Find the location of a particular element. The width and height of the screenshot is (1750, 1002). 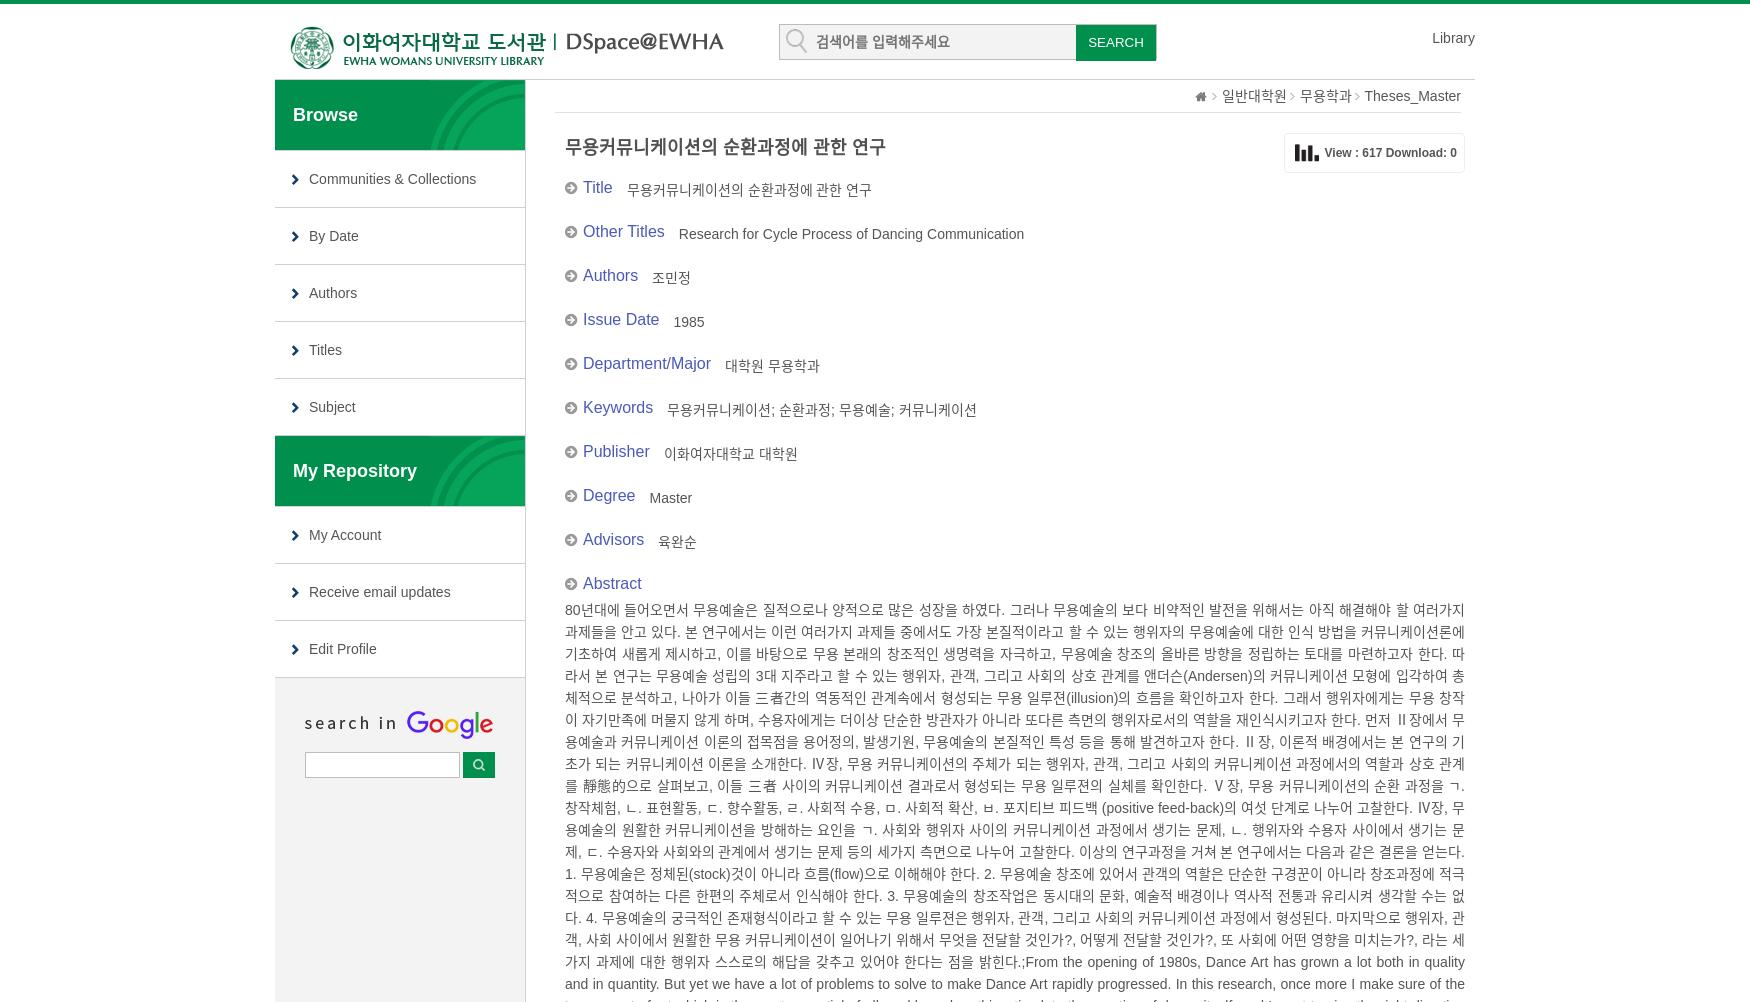

'Advisors' is located at coordinates (613, 539).